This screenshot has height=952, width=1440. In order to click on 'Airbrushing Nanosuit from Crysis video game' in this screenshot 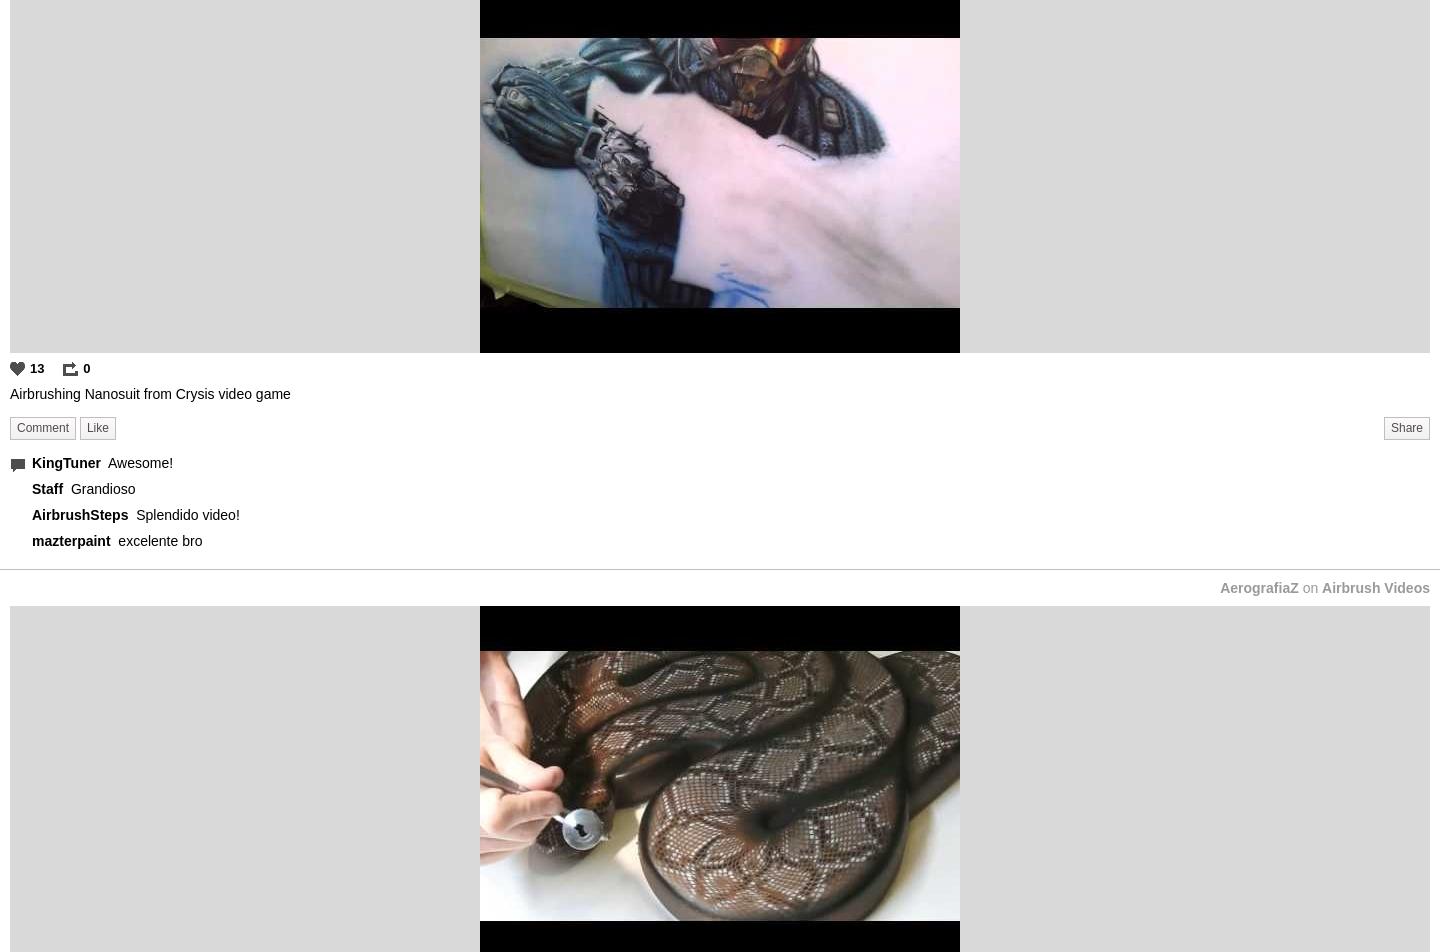, I will do `click(149, 392)`.